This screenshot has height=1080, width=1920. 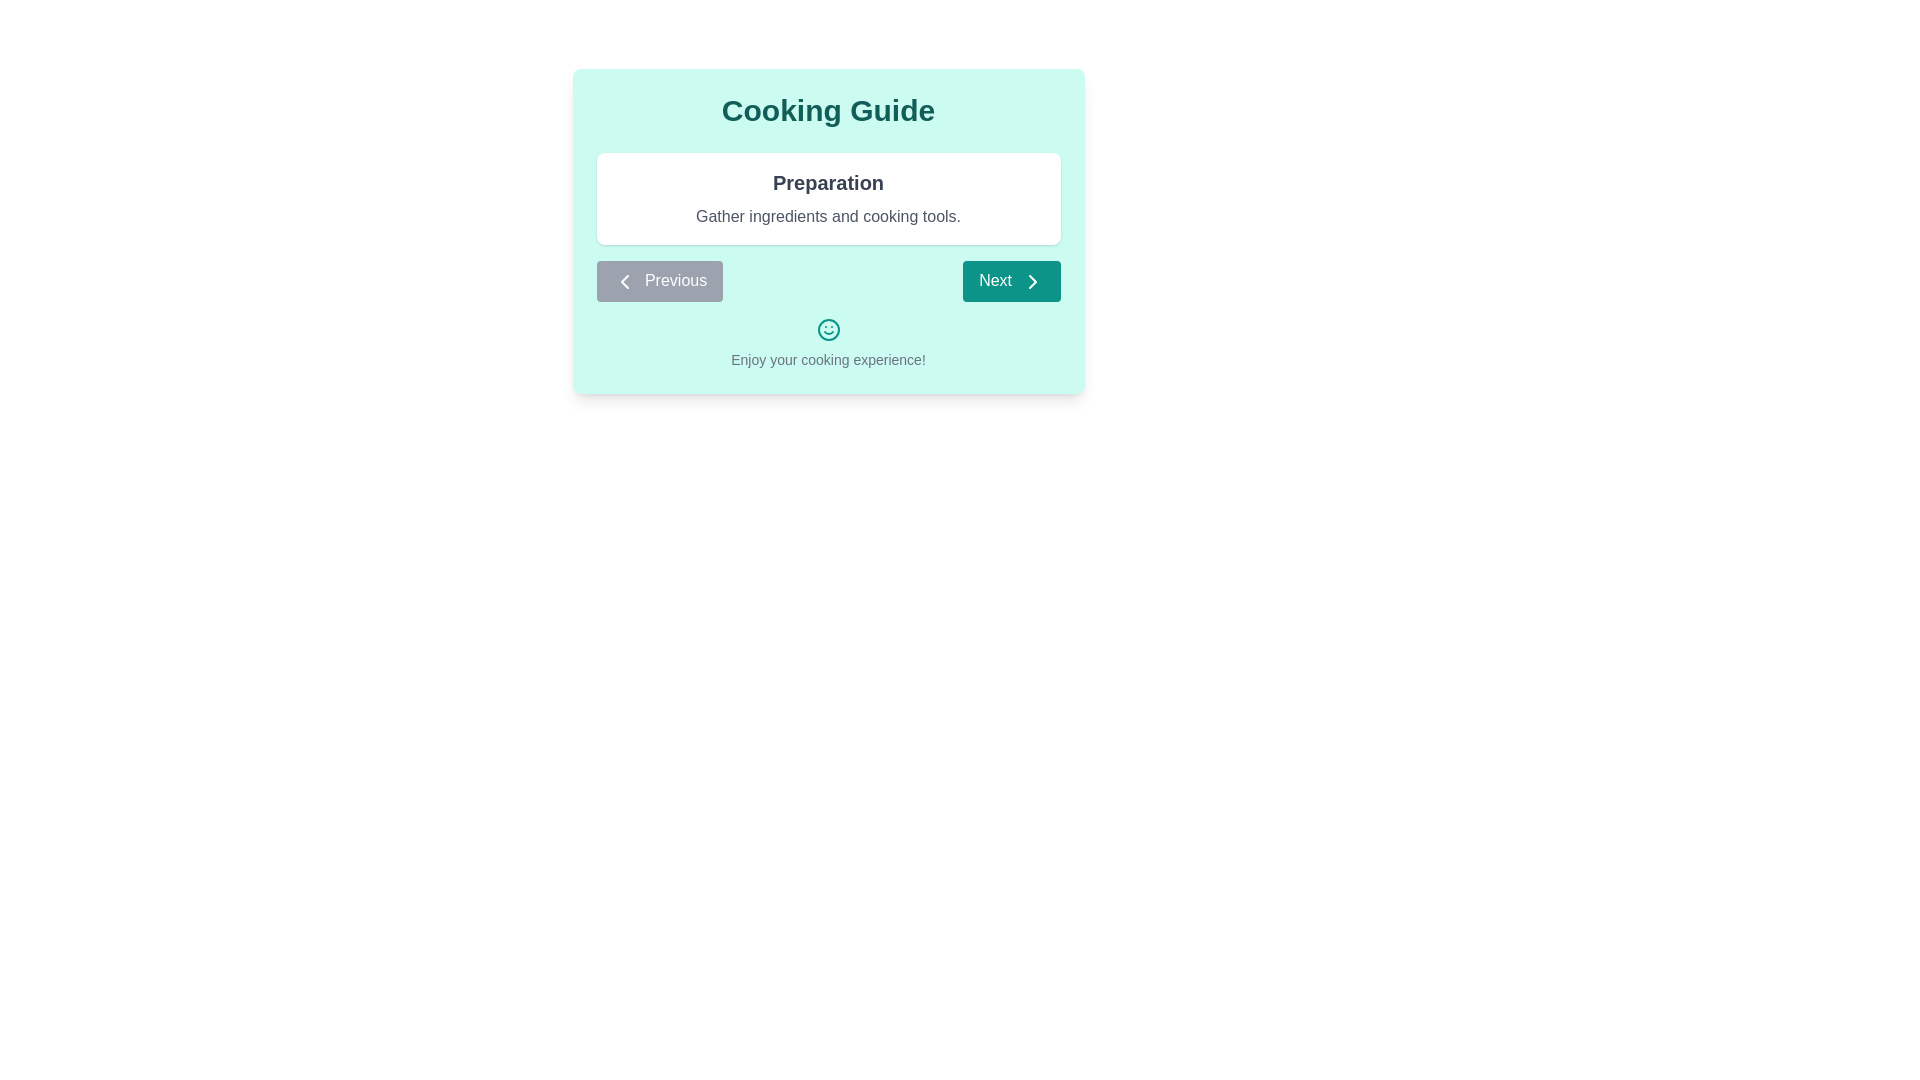 What do you see at coordinates (623, 281) in the screenshot?
I see `the left-pointing chevron icon inside the 'Previous' button located at the bottom-left corner of the mint green card in the navigation section` at bounding box center [623, 281].